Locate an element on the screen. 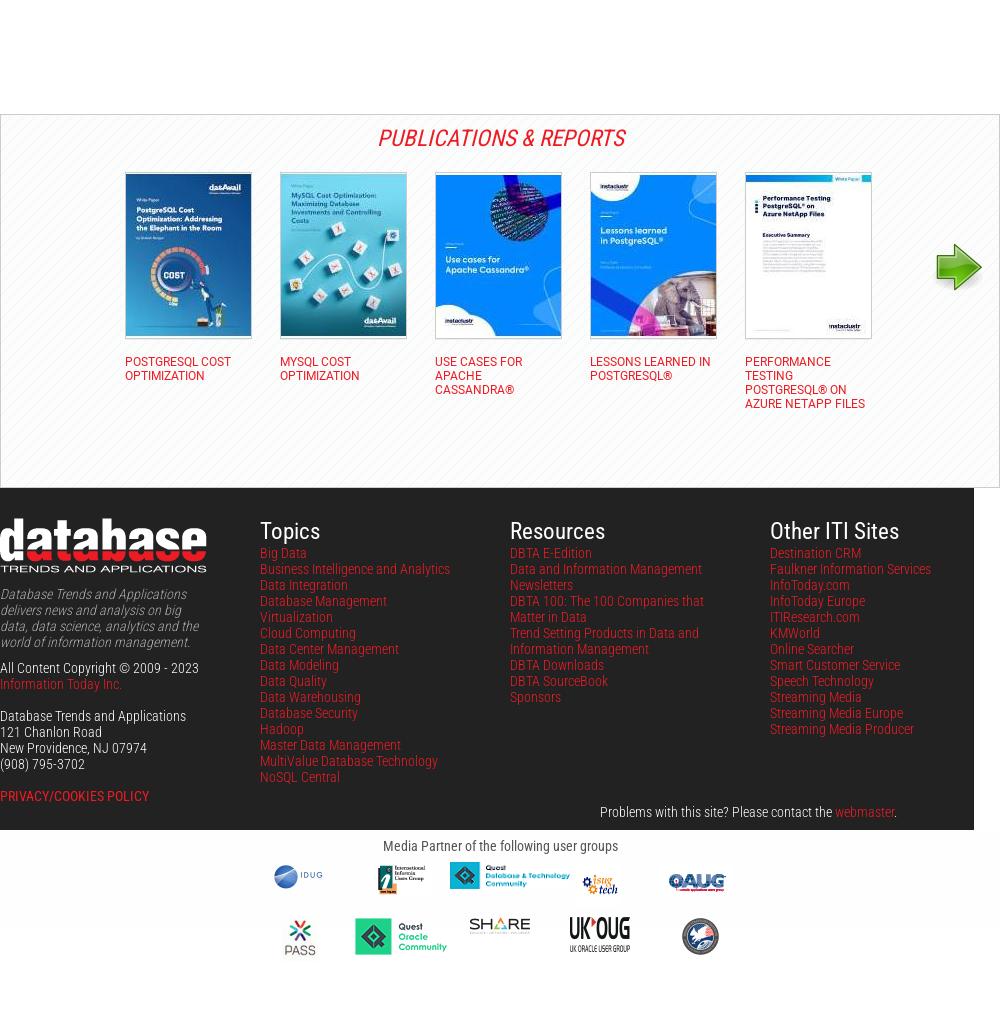 The width and height of the screenshot is (1002, 1014). 'InfoToday.com' is located at coordinates (809, 583).